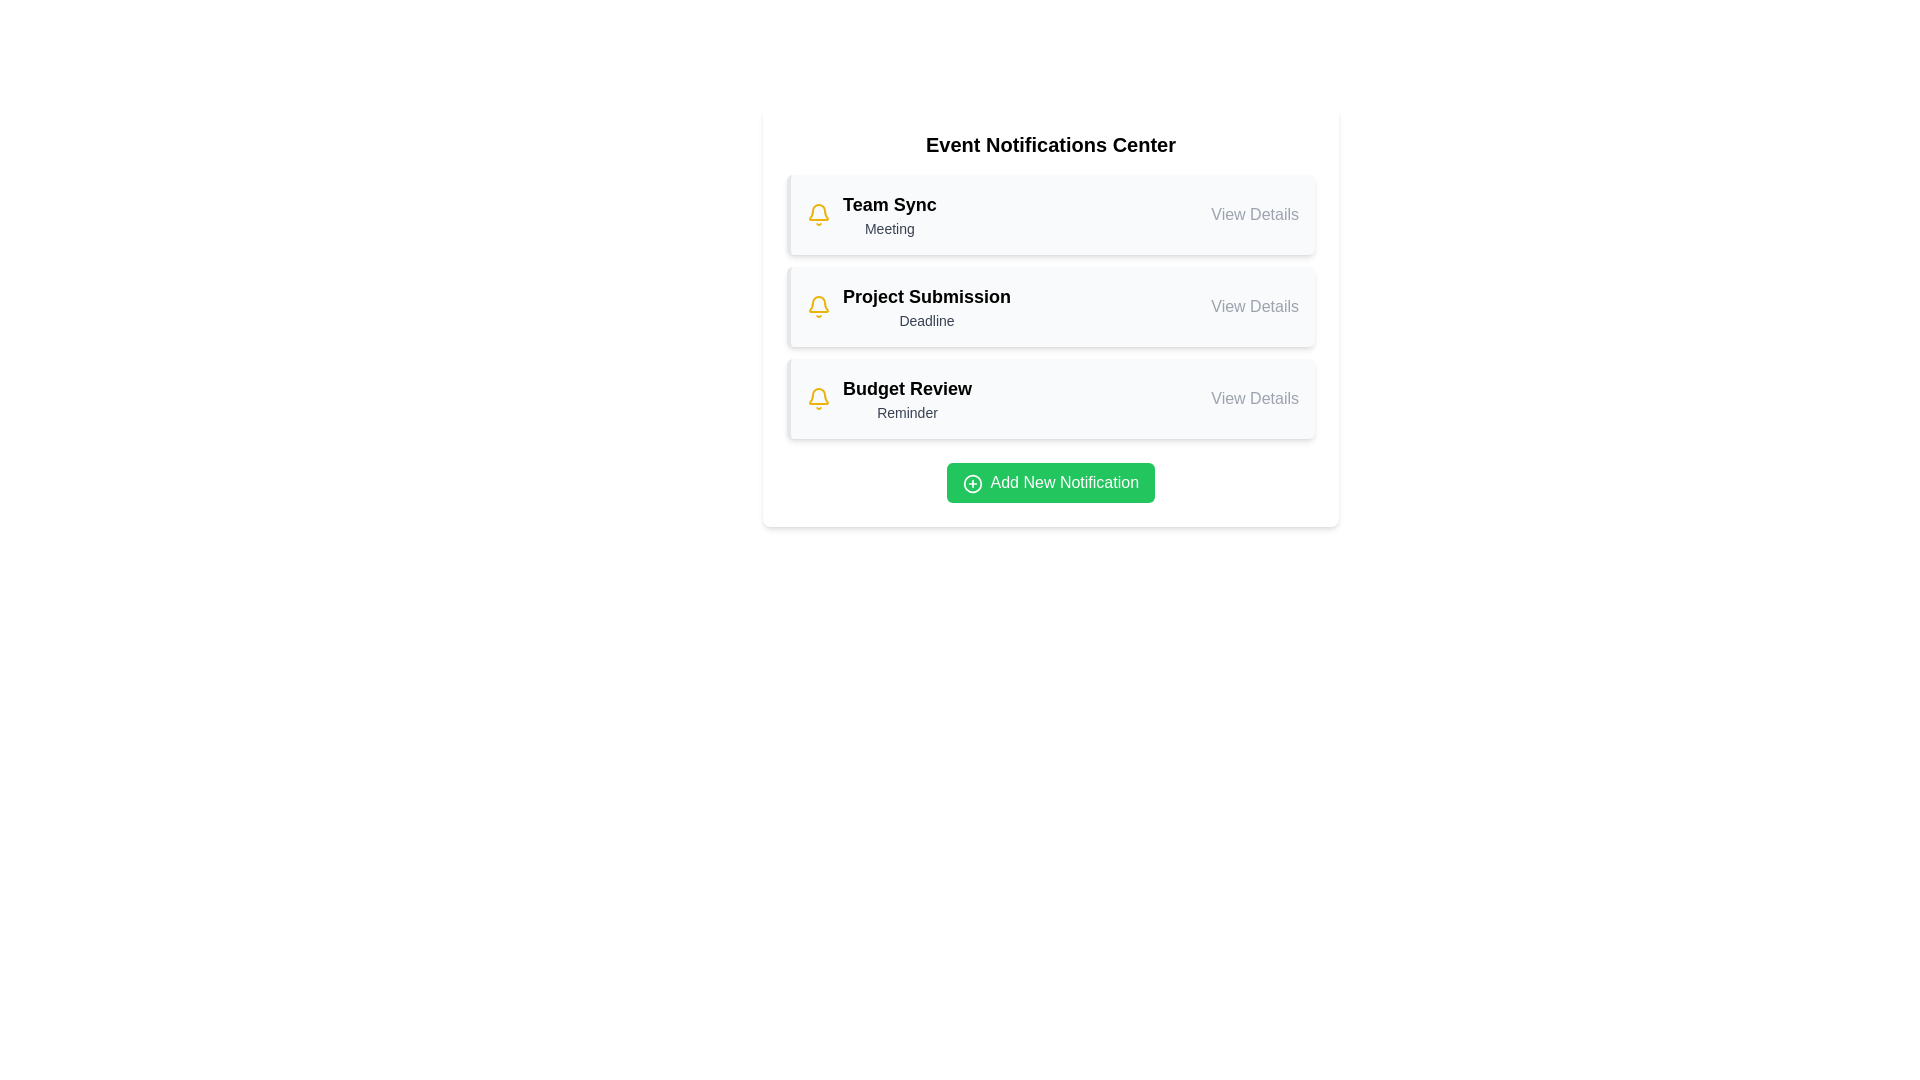  Describe the element at coordinates (925, 319) in the screenshot. I see `the static text label displaying 'Deadline' in gray color, located at the bottom of the 'Project Submission' notification block` at that location.